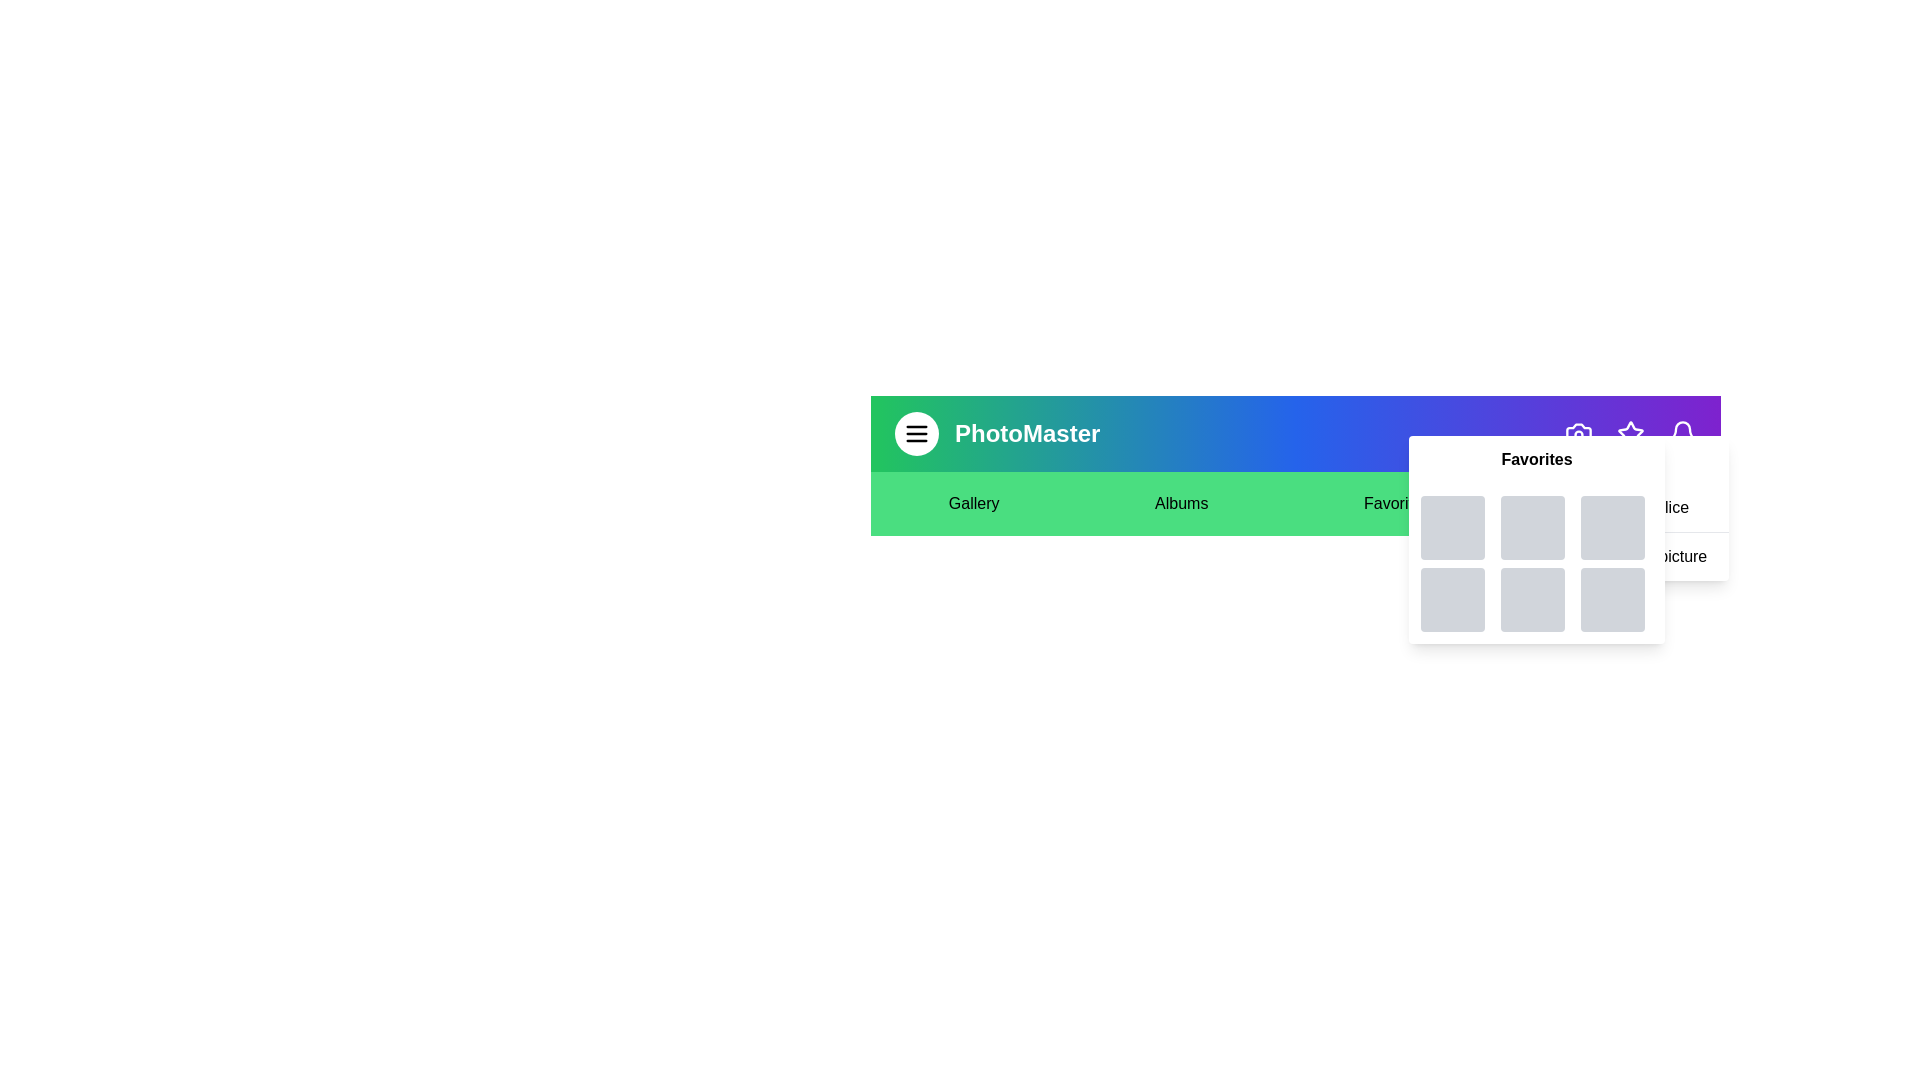  Describe the element at coordinates (974, 503) in the screenshot. I see `the menu item Gallery from the navigation bar` at that location.